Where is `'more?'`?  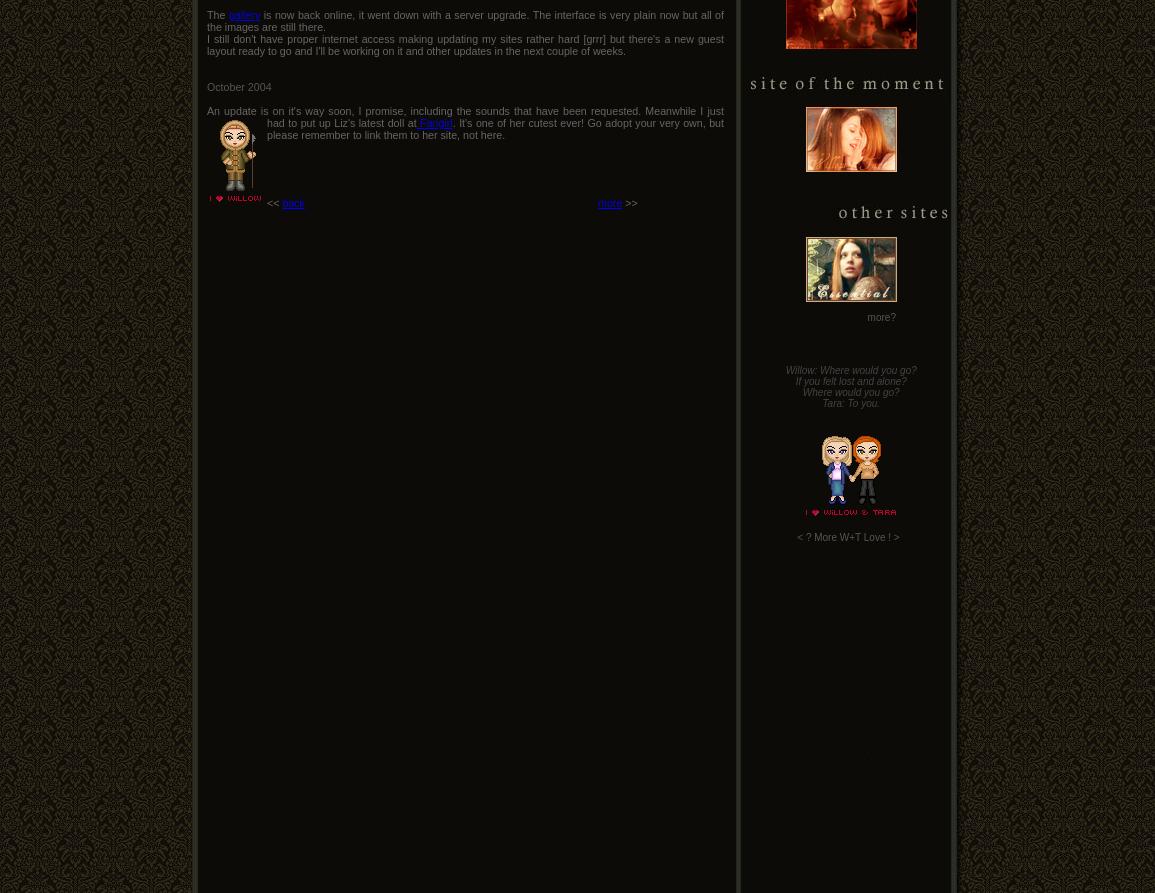 'more?' is located at coordinates (880, 317).